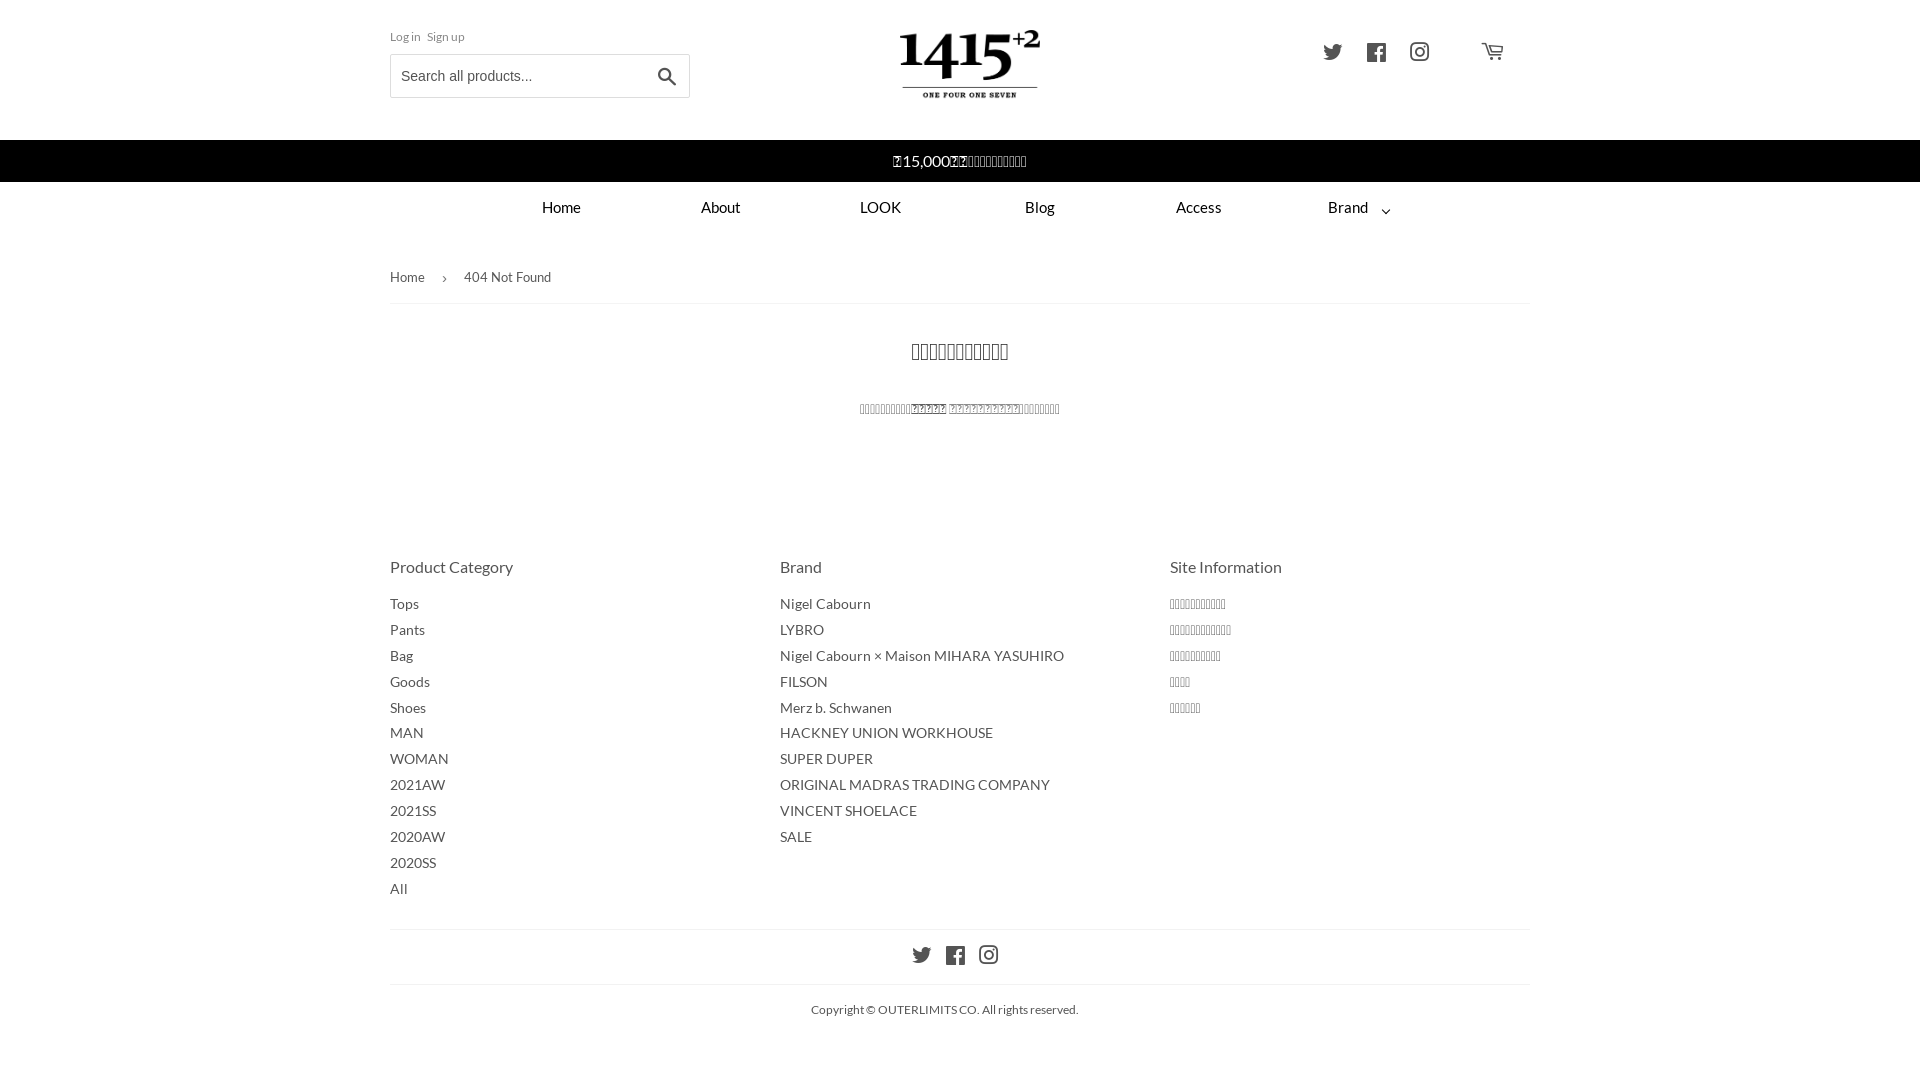 The height and width of the screenshot is (1080, 1920). What do you see at coordinates (1333, 53) in the screenshot?
I see `'Twitter'` at bounding box center [1333, 53].